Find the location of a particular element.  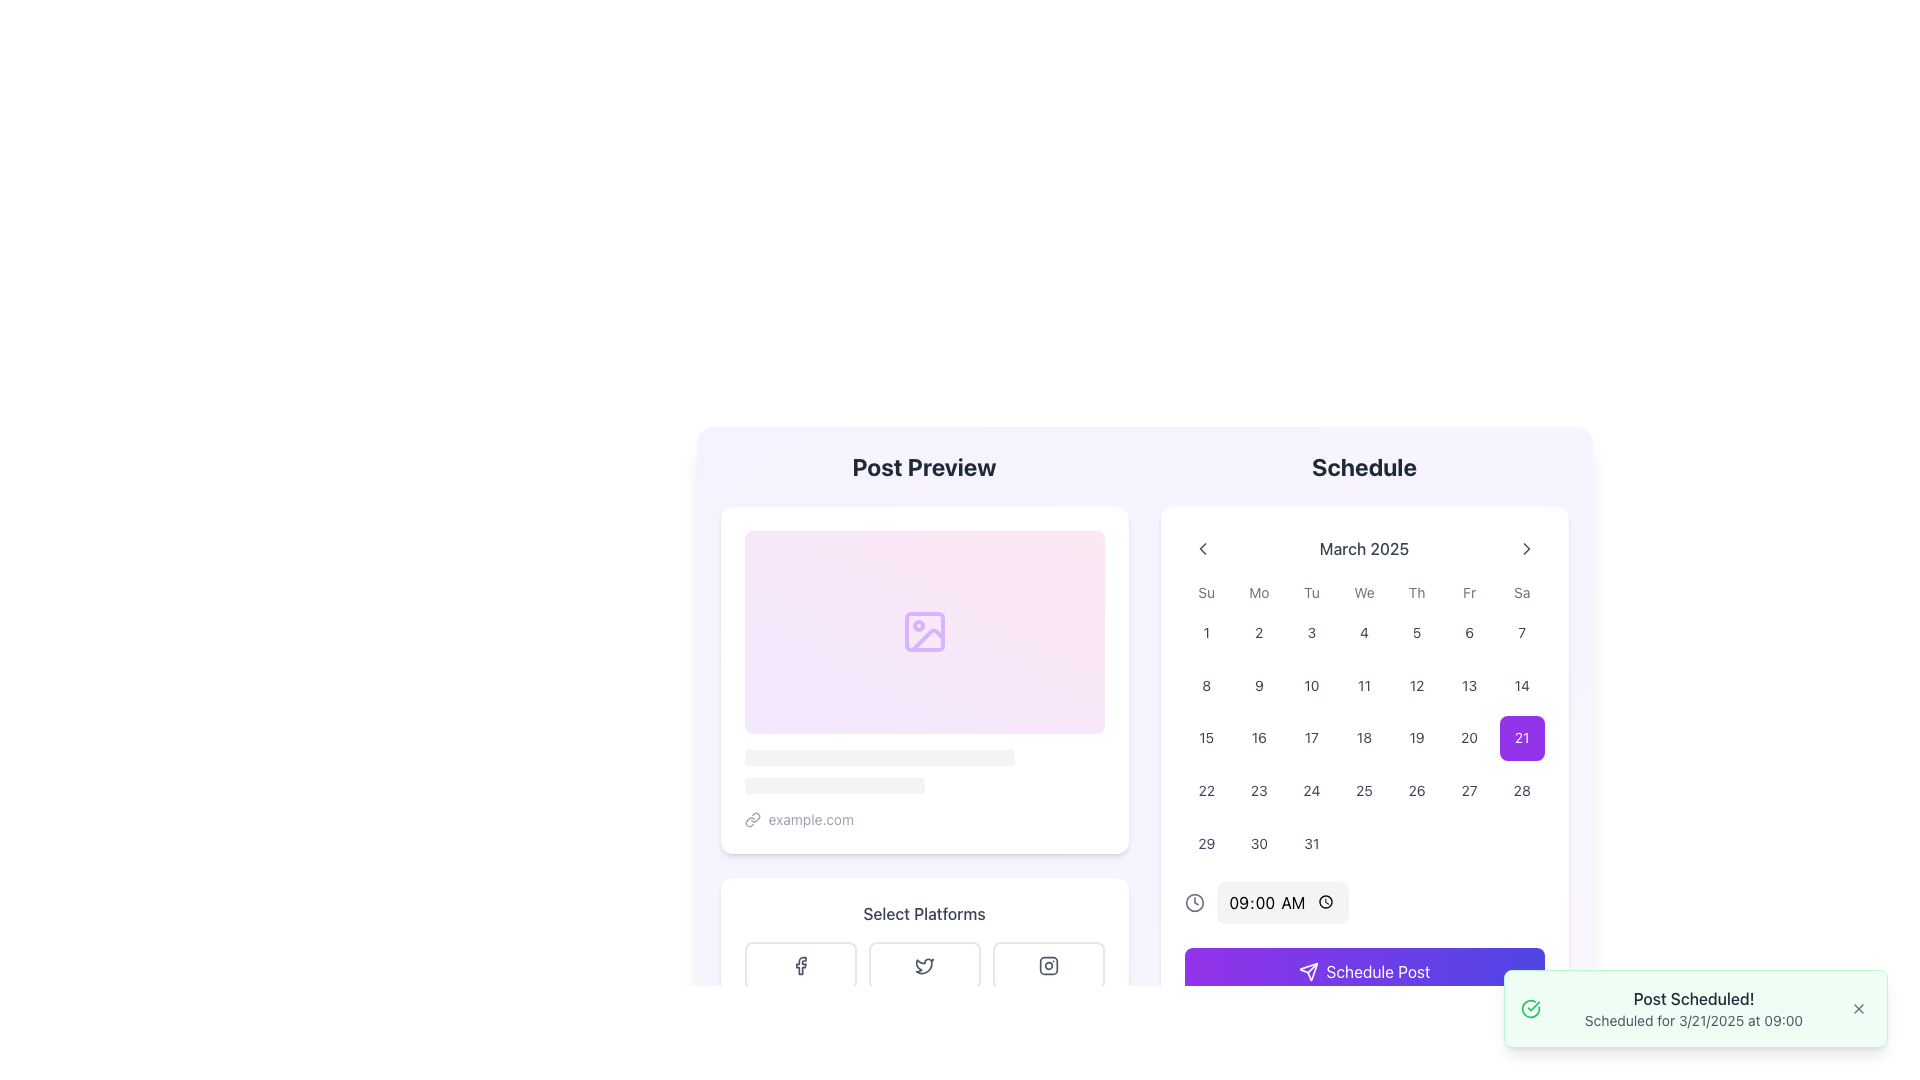

the square-shaped button displaying the number '18' is located at coordinates (1363, 738).